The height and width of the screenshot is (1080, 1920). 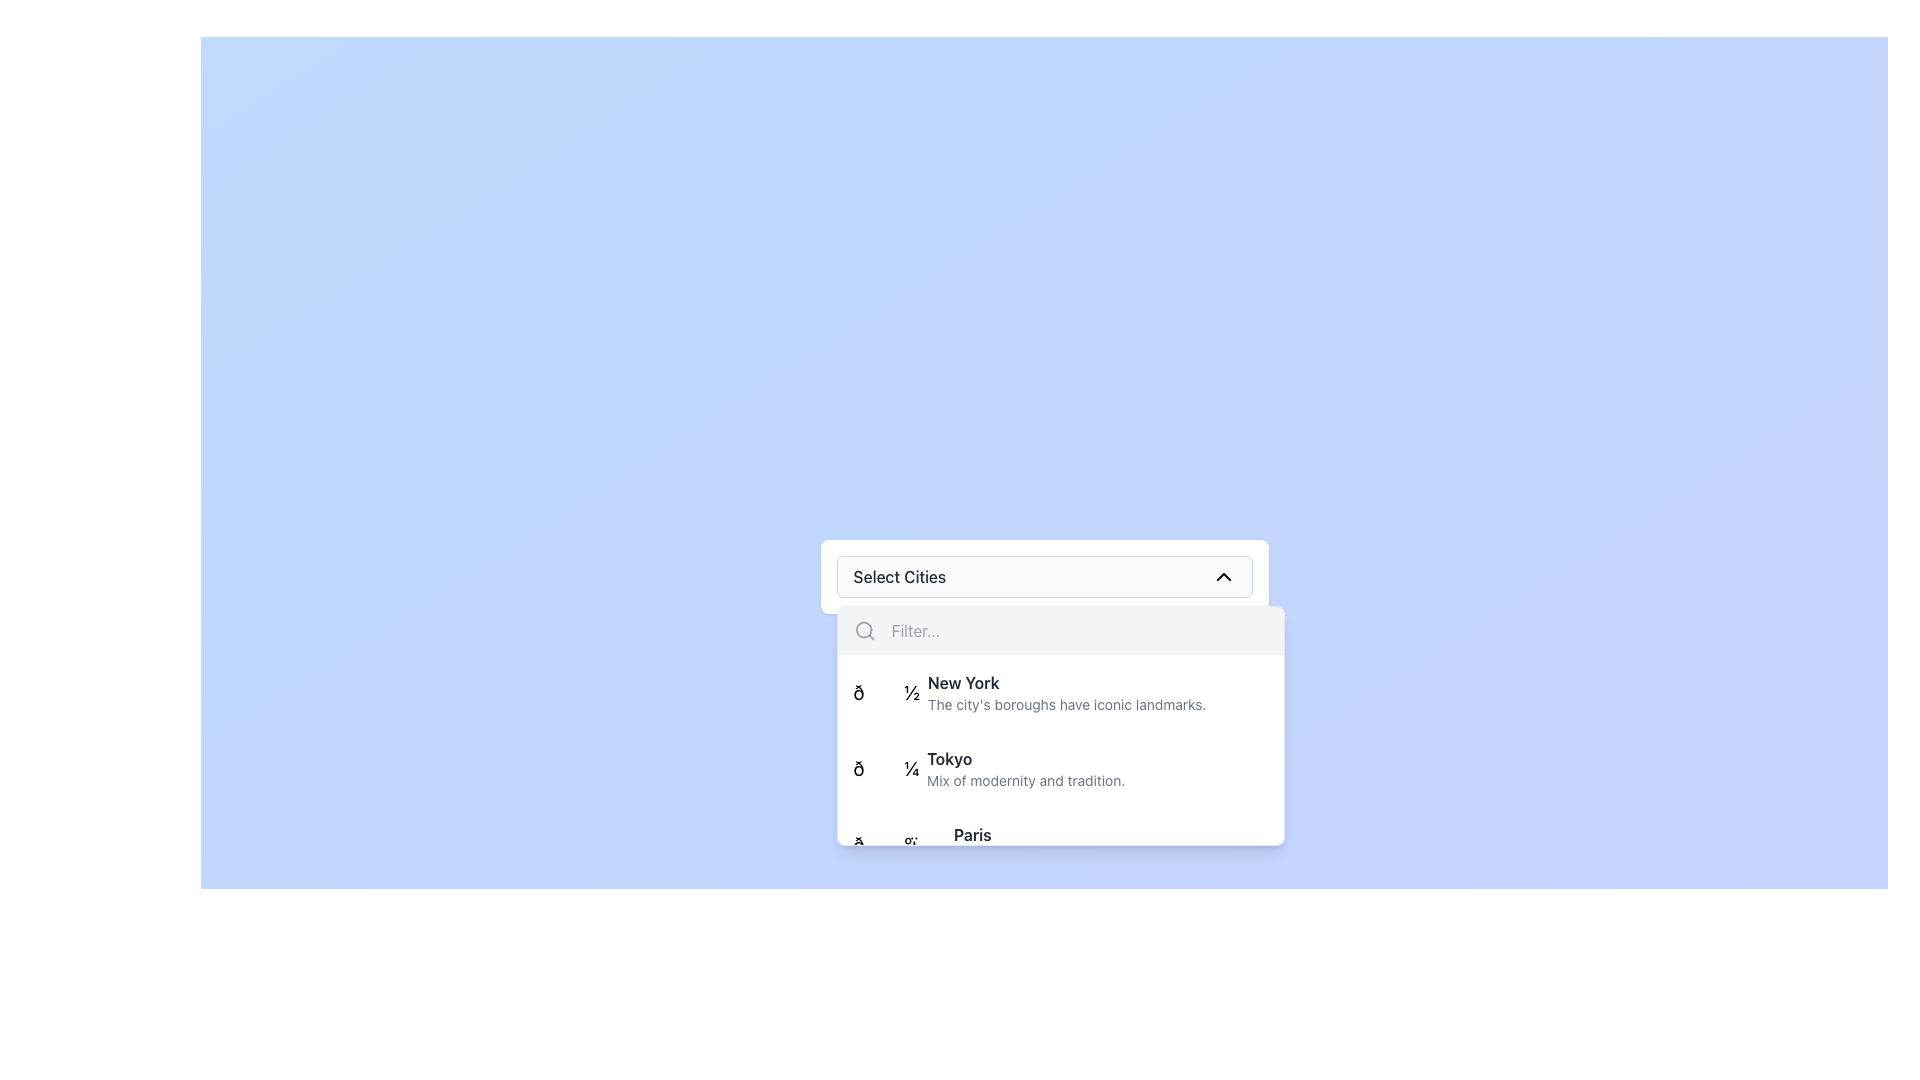 I want to click on the text display element showing 'Tokyo' in the dropdown menu, which is the second entry in the list of selectable cities, so click(x=1026, y=767).